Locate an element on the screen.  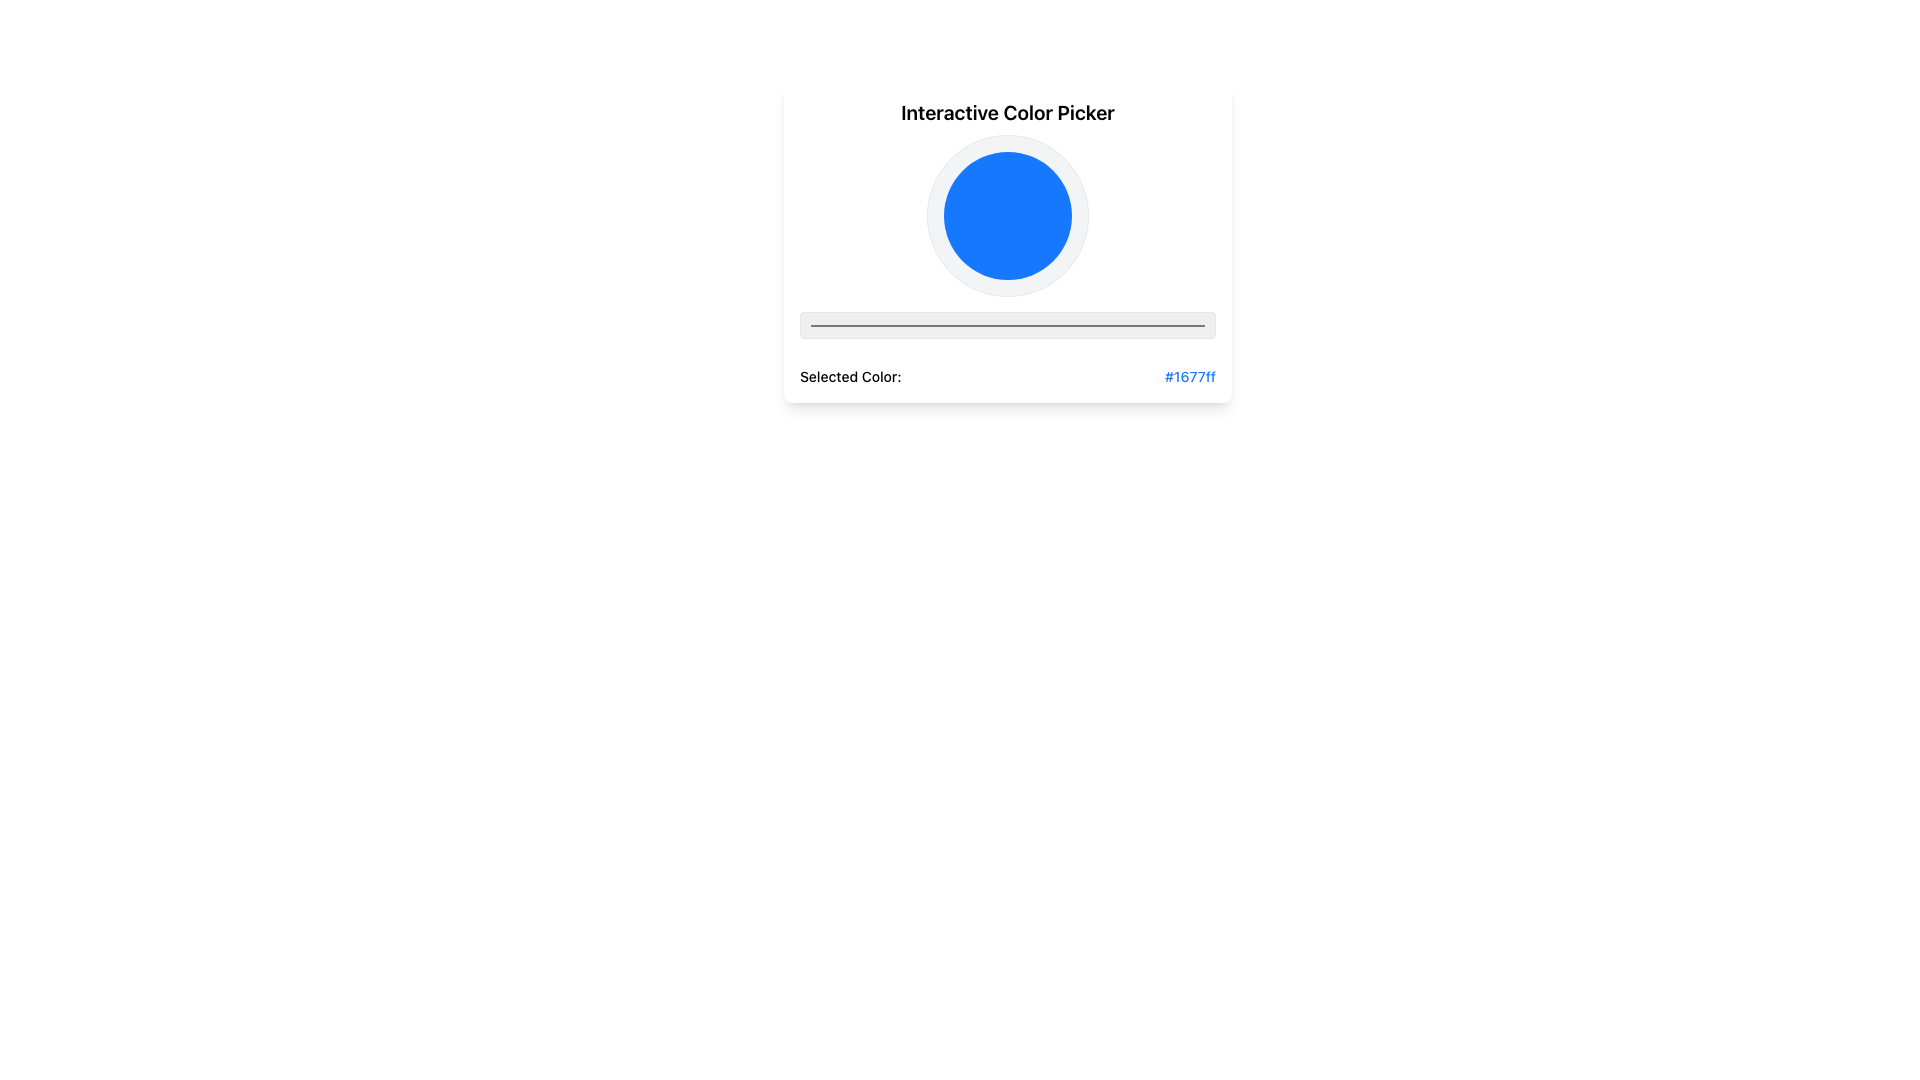
the color displayed by the Circular Visual Indicator located in the center of the color picker interface, below the header 'Interactive Color Picker' is located at coordinates (1008, 216).